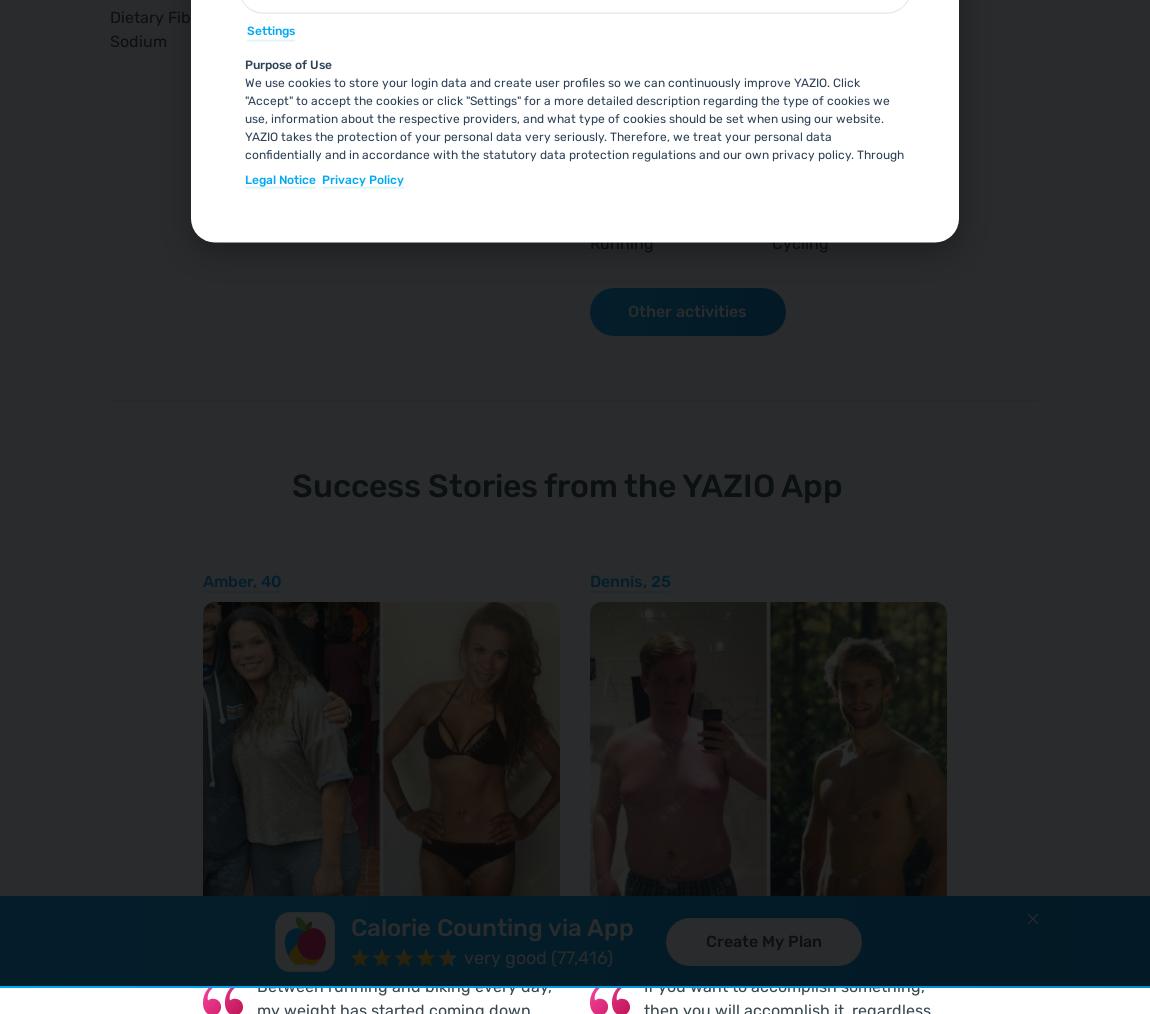  I want to click on 'Running', so click(620, 241).